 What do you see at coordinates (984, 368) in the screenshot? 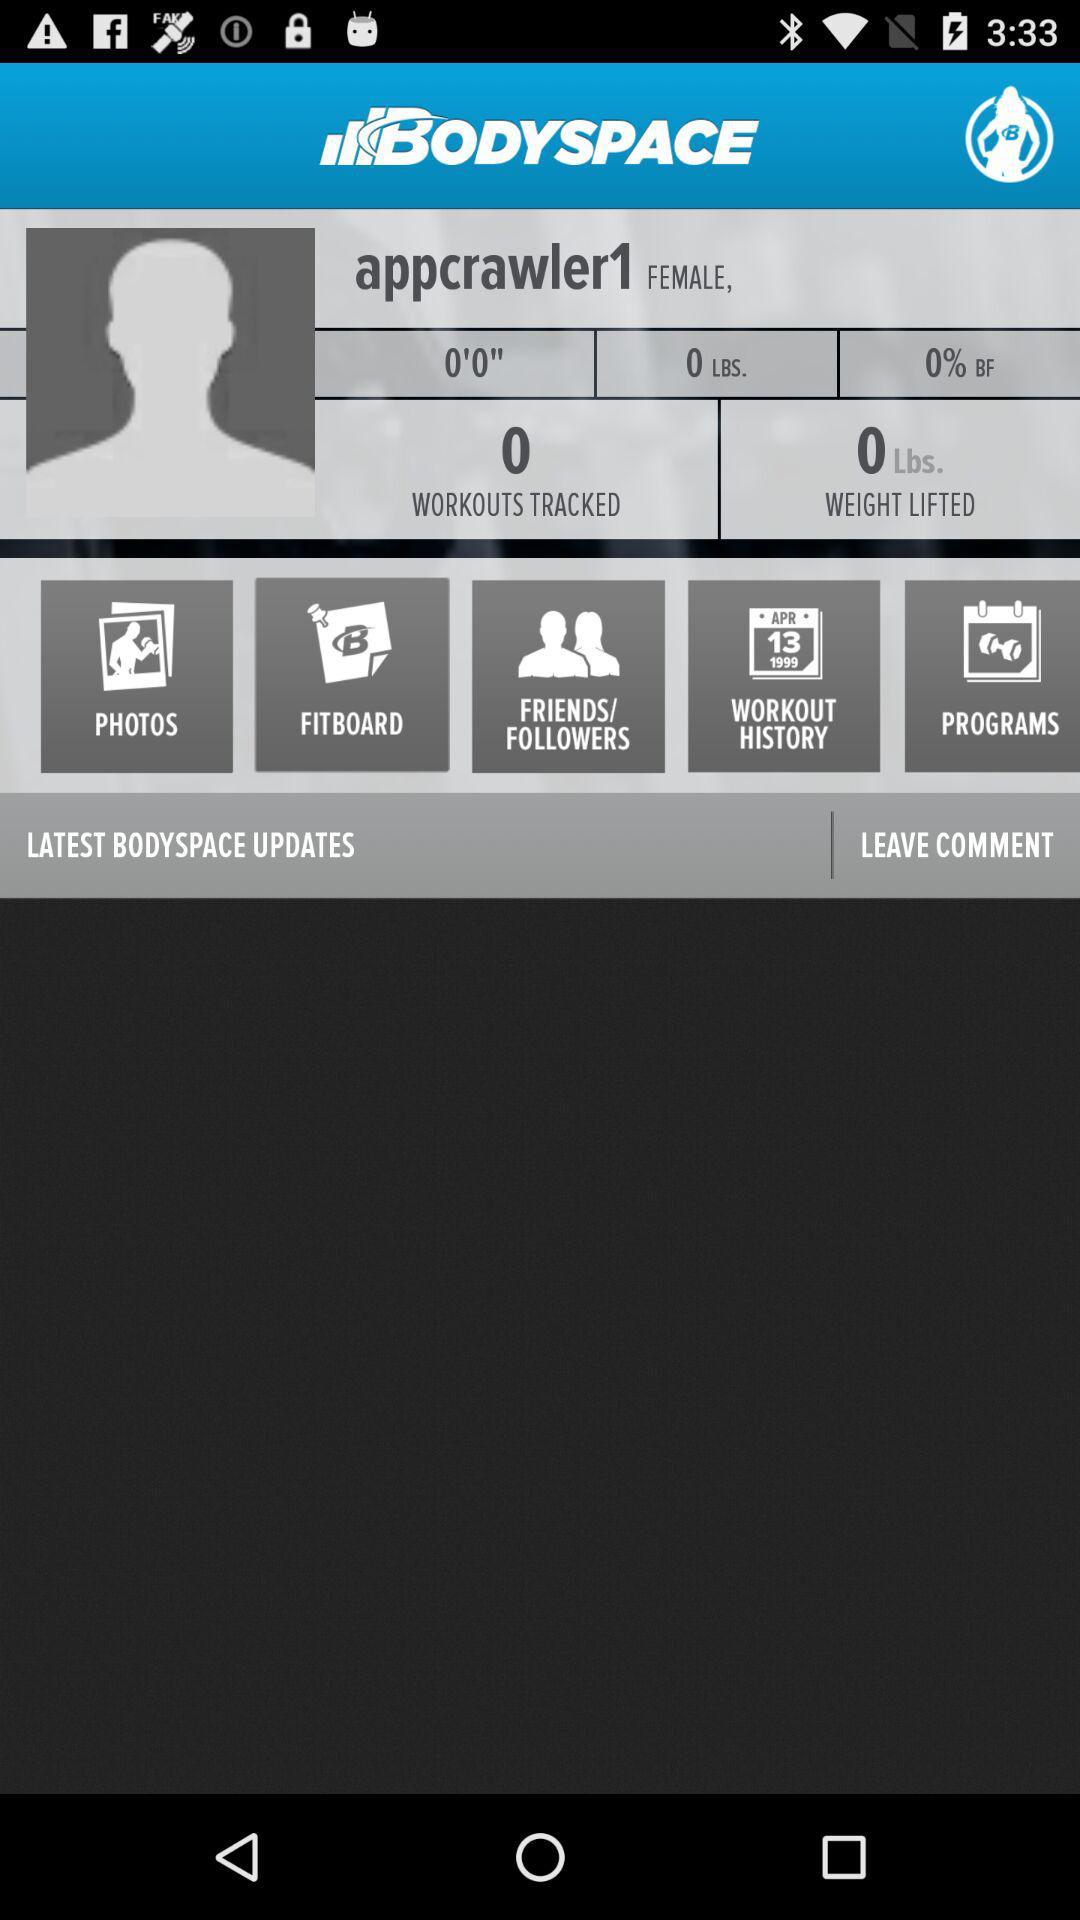
I see `the bf` at bounding box center [984, 368].